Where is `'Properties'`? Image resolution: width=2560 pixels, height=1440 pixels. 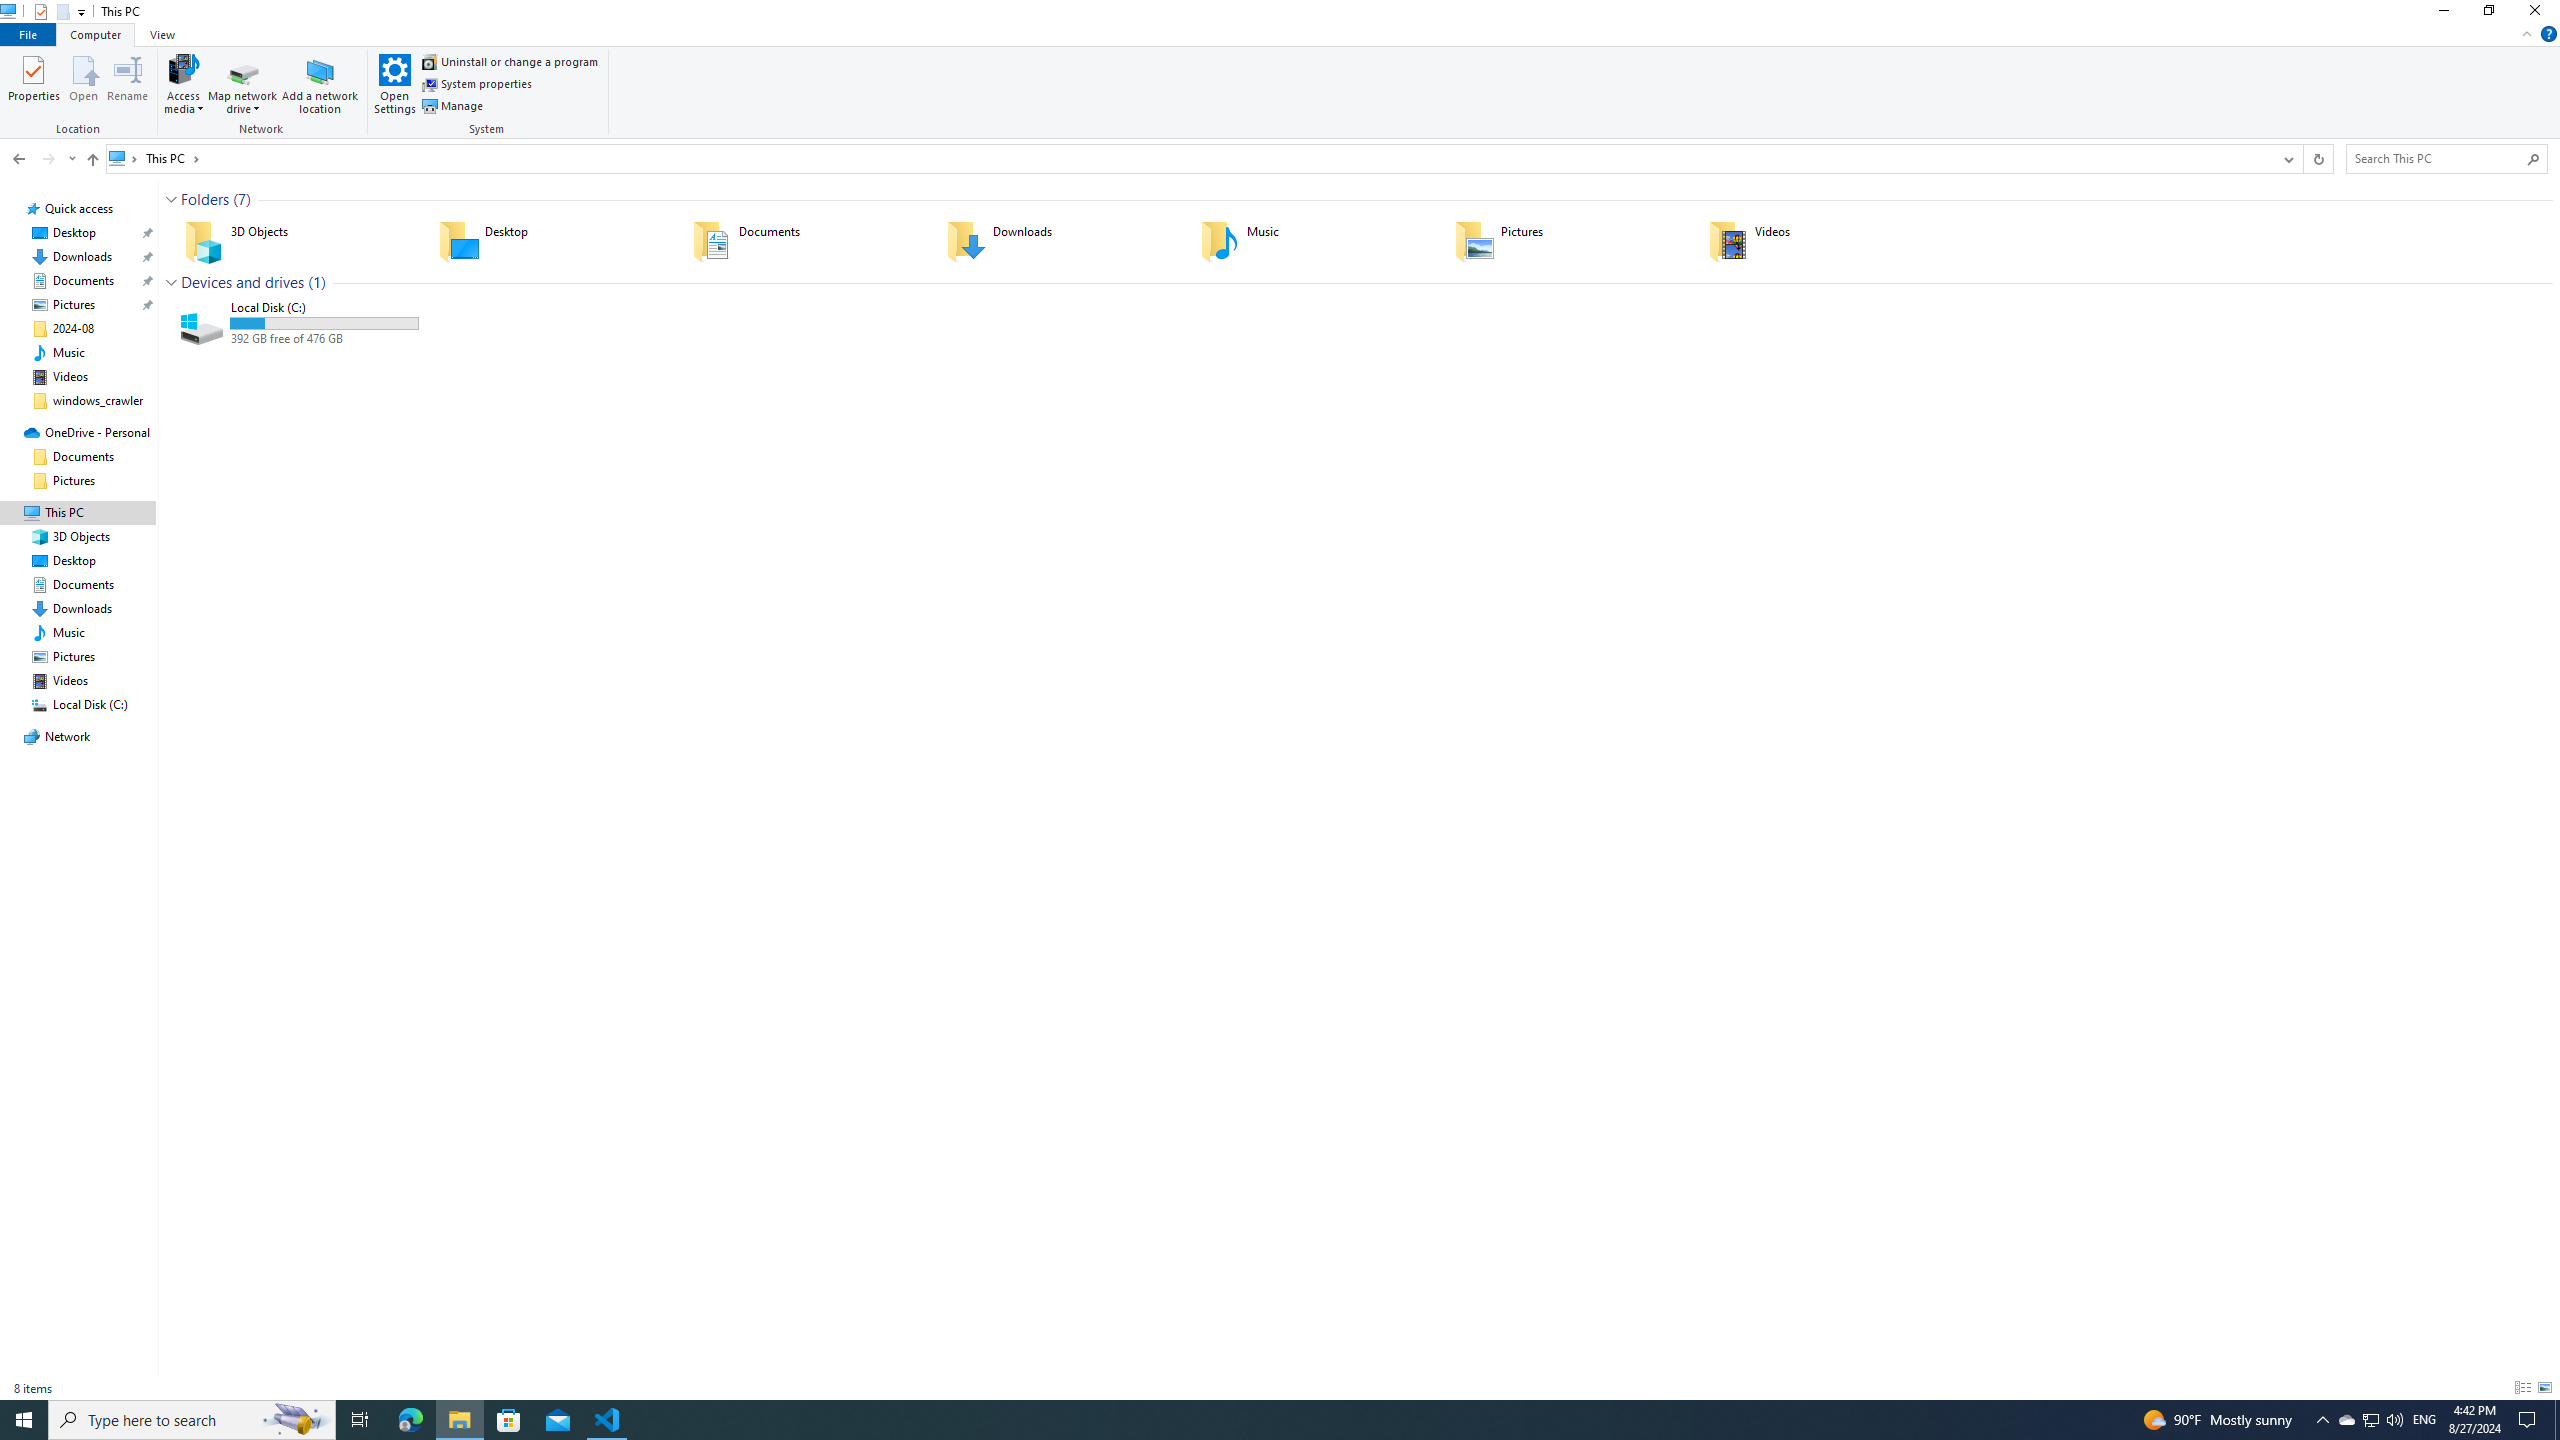 'Properties' is located at coordinates (33, 83).